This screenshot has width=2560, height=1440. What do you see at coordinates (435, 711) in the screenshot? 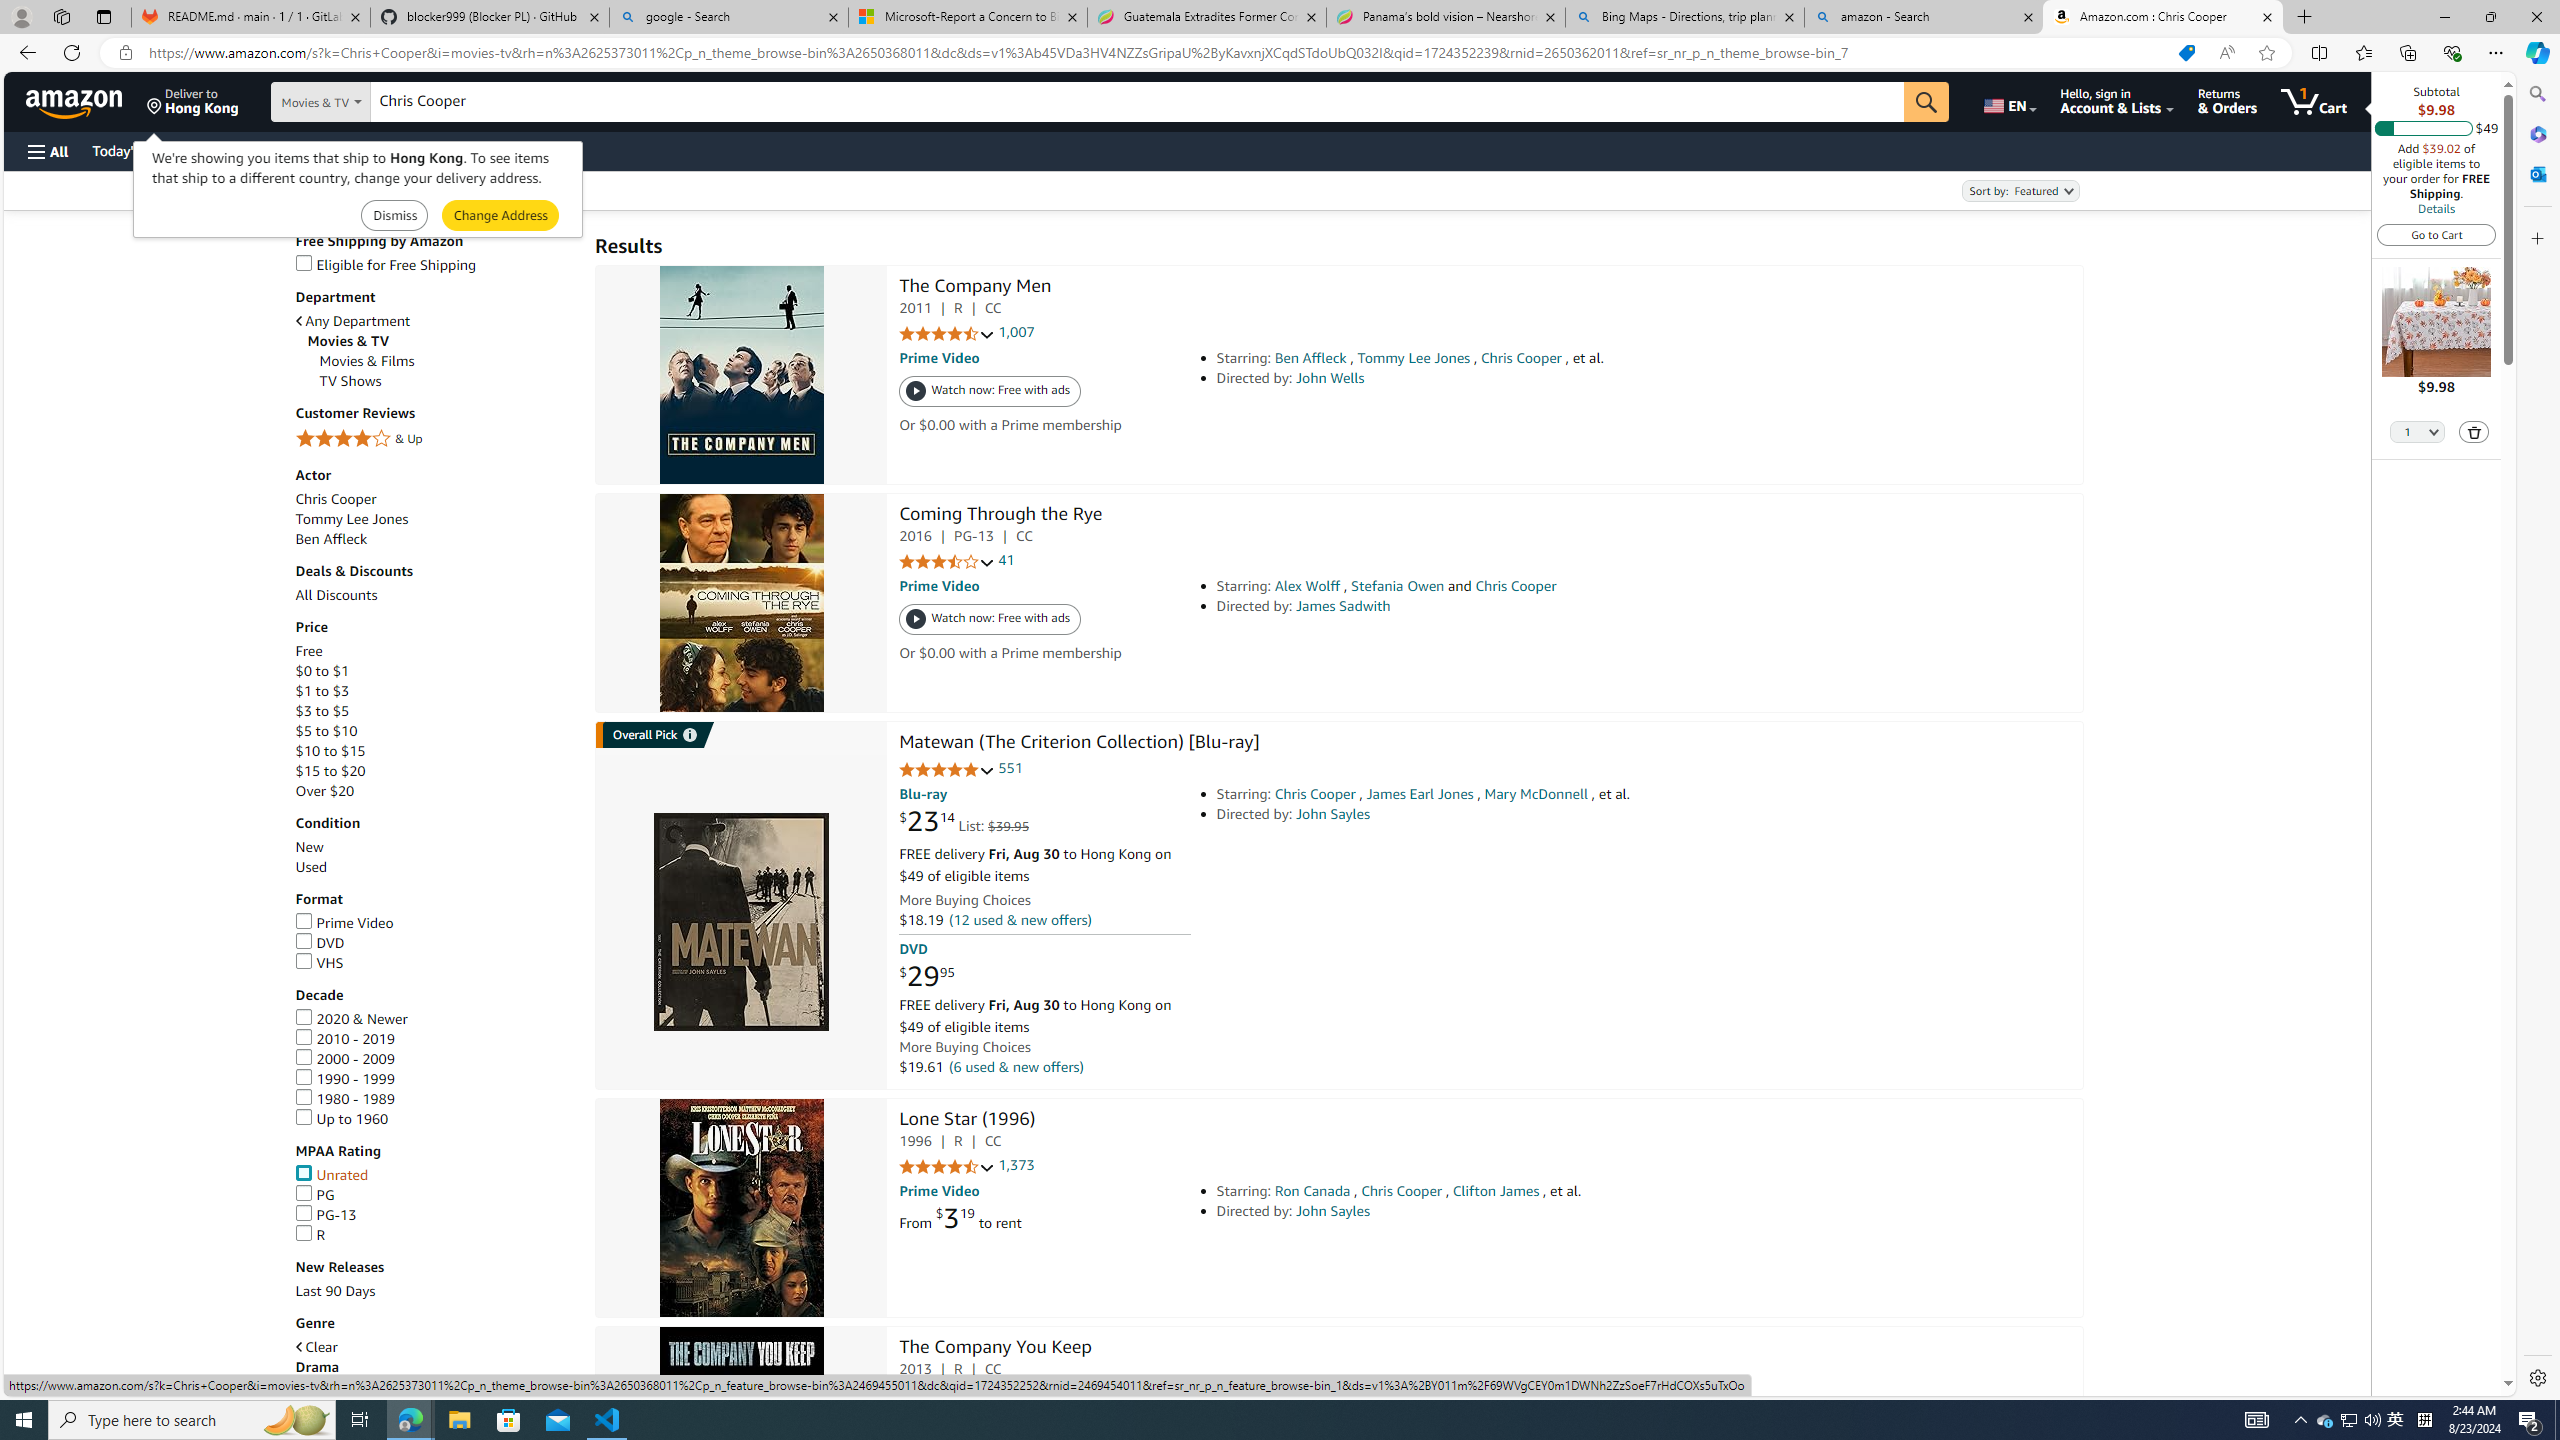
I see `'$3 to $5'` at bounding box center [435, 711].